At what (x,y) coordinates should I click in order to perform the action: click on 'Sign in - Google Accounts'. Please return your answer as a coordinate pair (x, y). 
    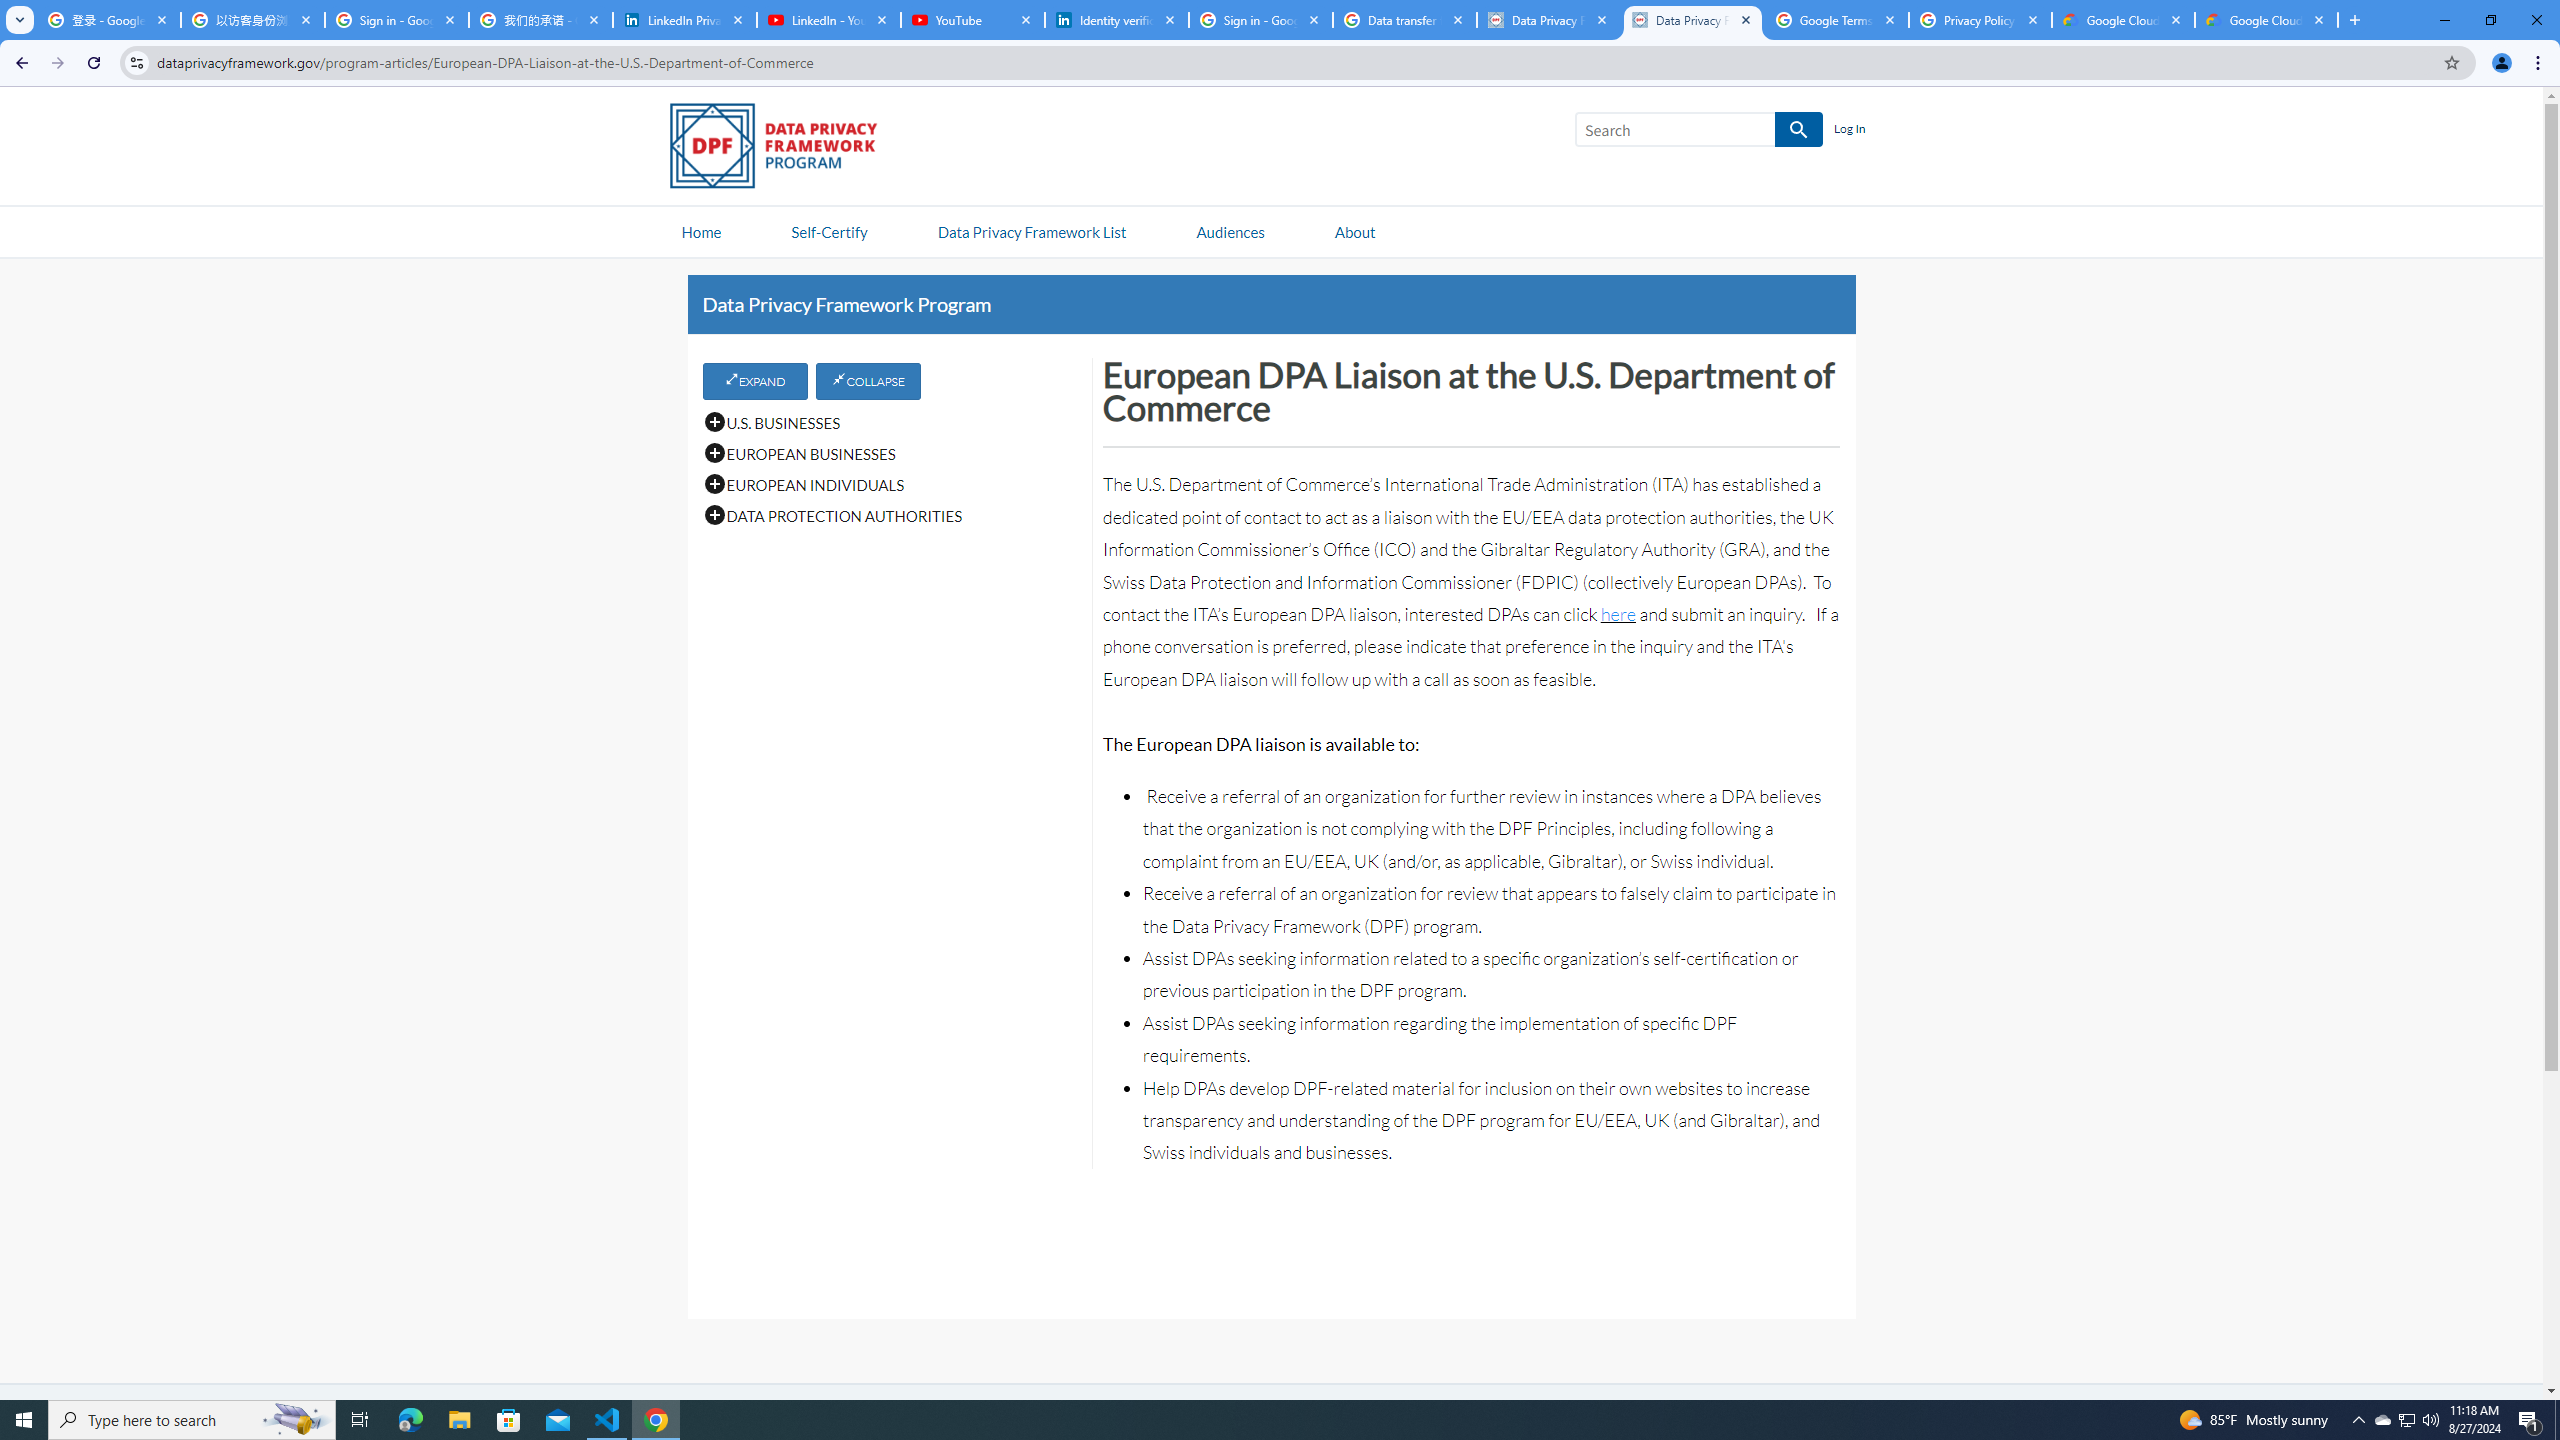
    Looking at the image, I should click on (395, 19).